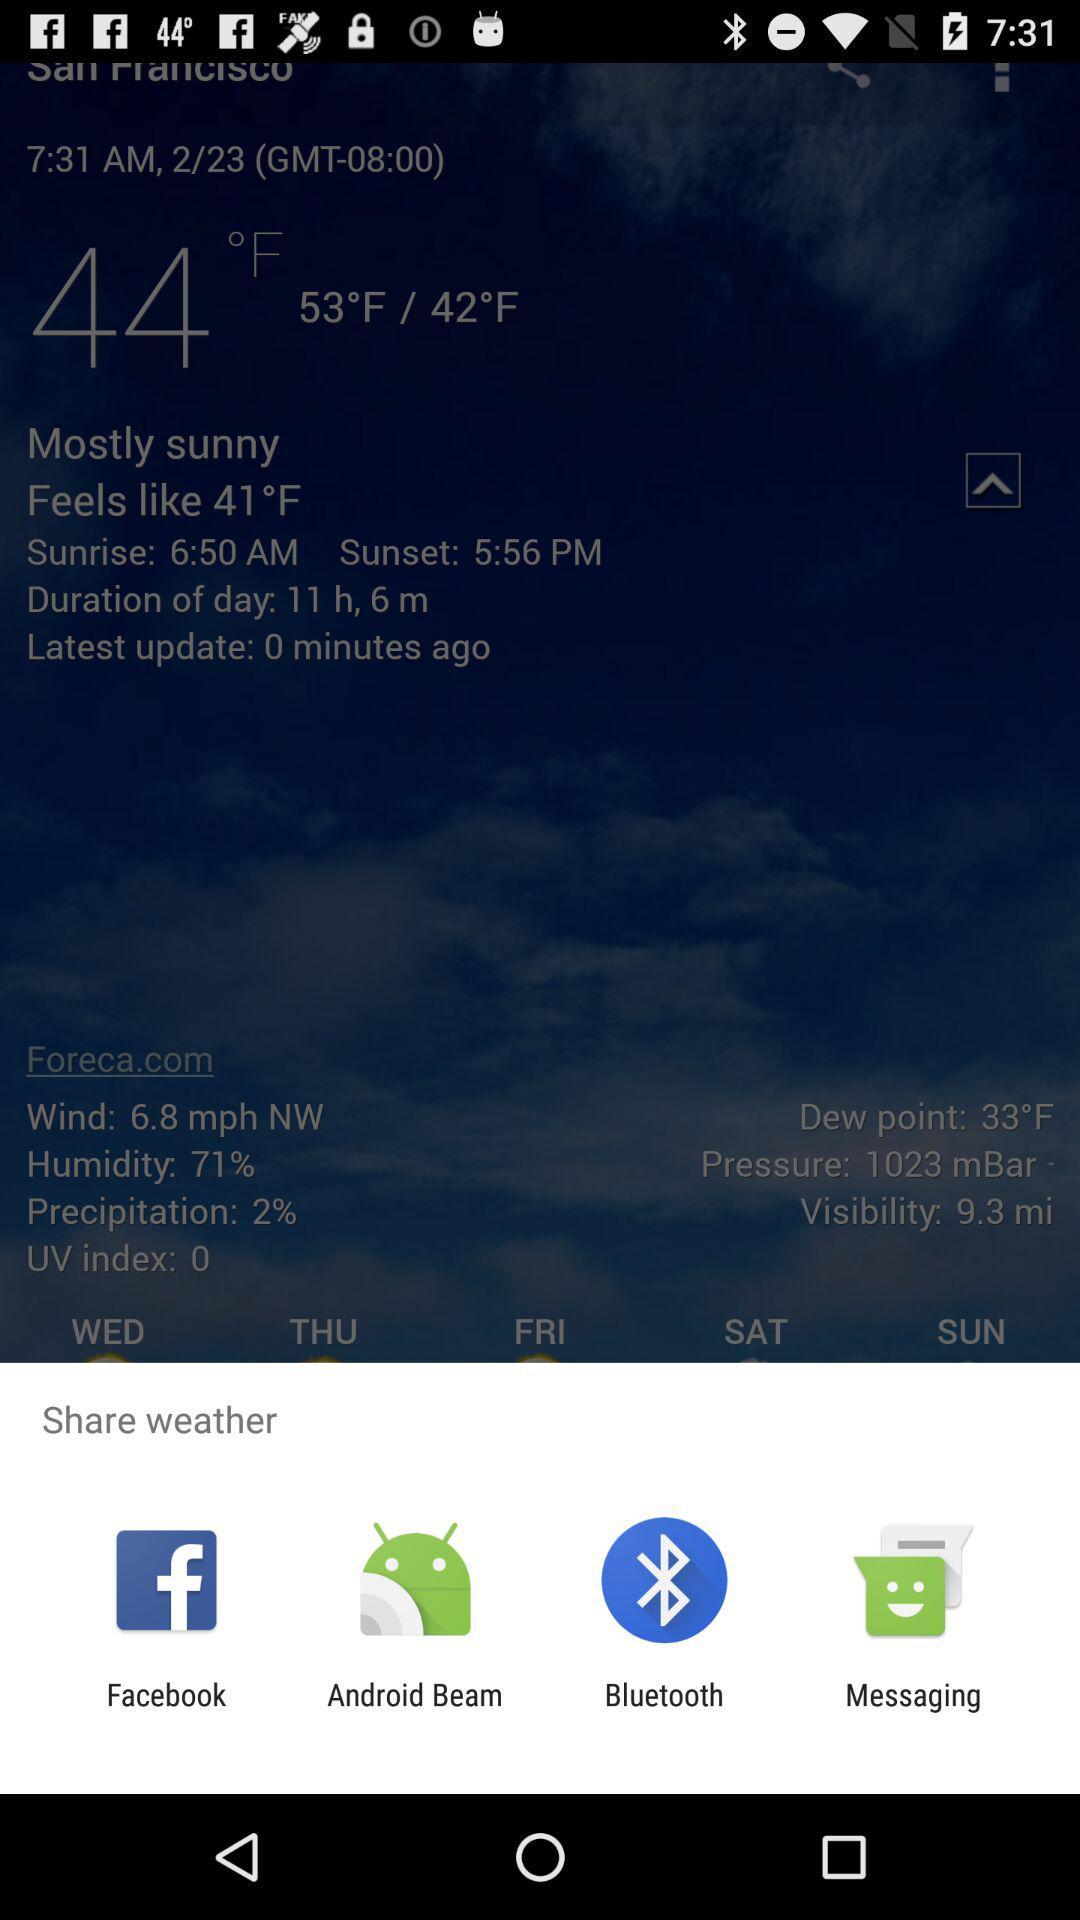 The height and width of the screenshot is (1920, 1080). I want to click on the app next to the android beam icon, so click(165, 1711).